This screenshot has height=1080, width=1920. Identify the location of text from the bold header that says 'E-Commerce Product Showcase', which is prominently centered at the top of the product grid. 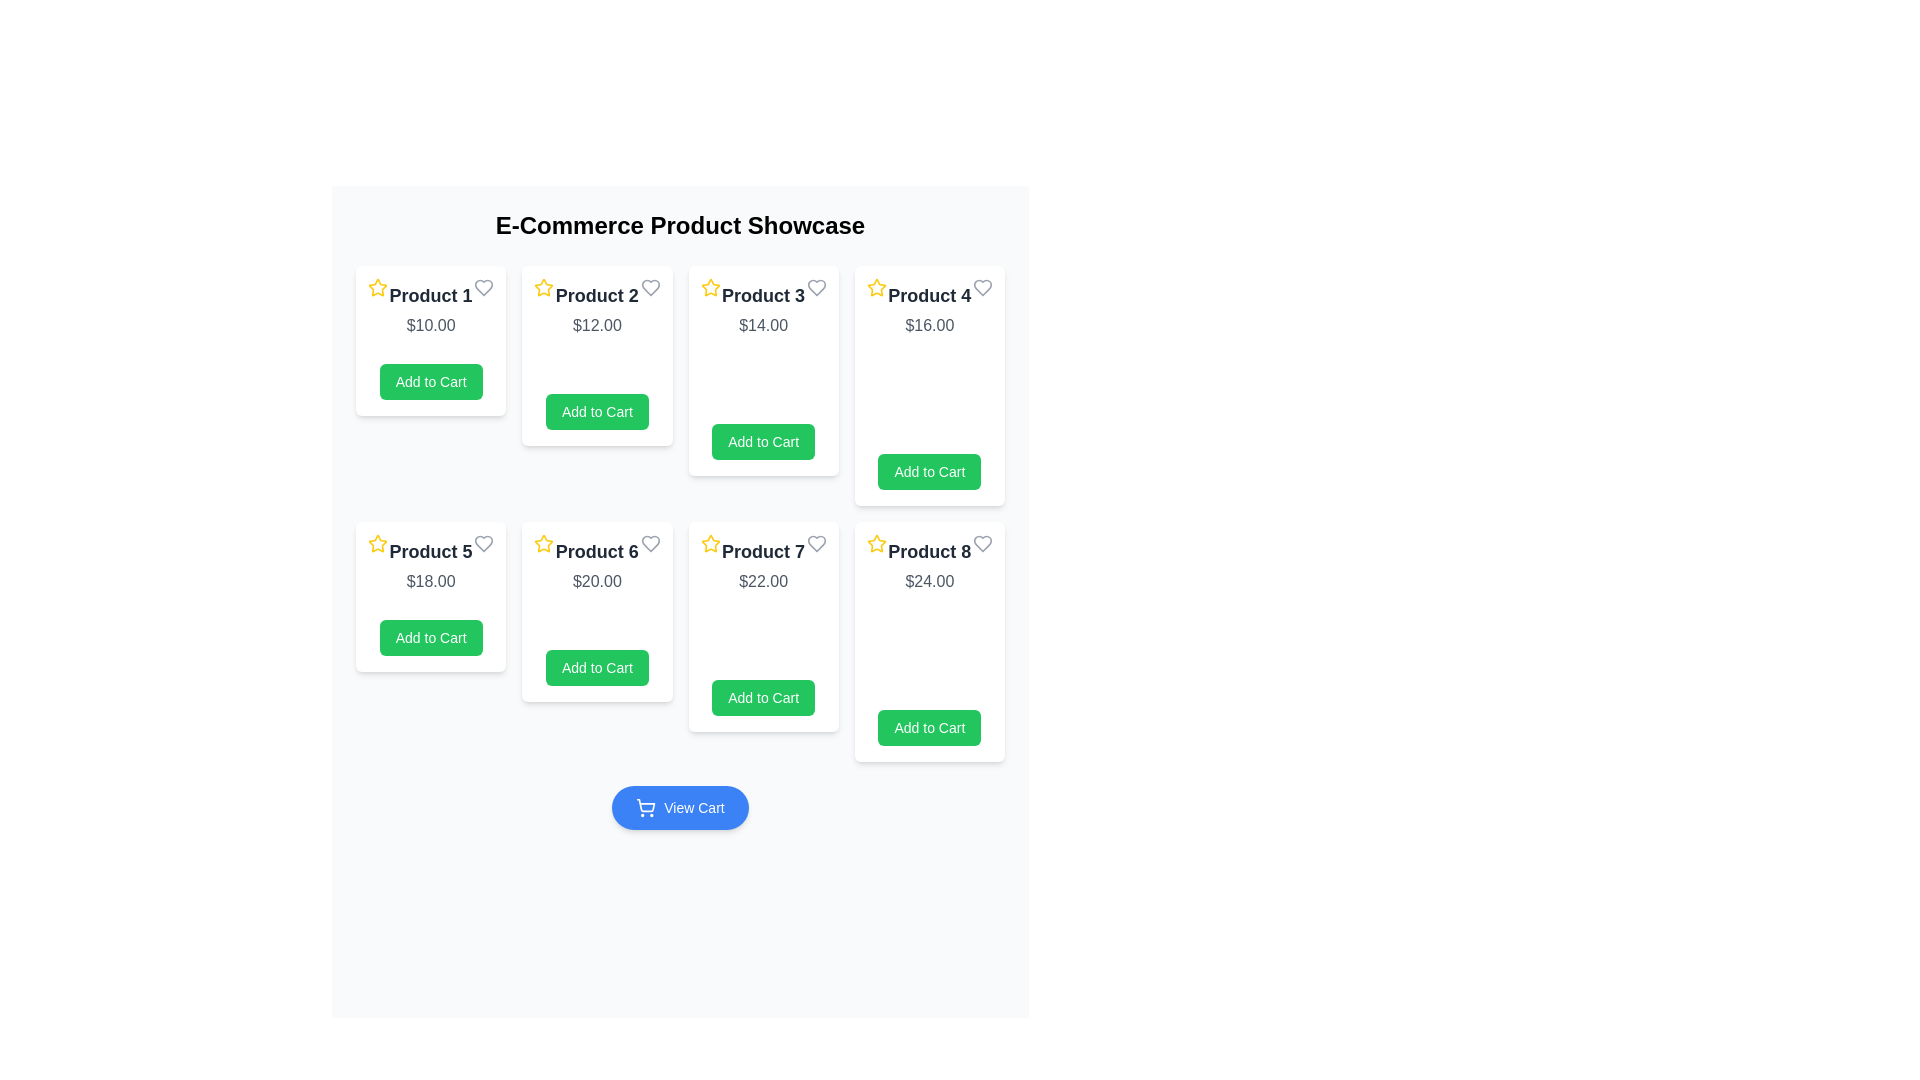
(680, 225).